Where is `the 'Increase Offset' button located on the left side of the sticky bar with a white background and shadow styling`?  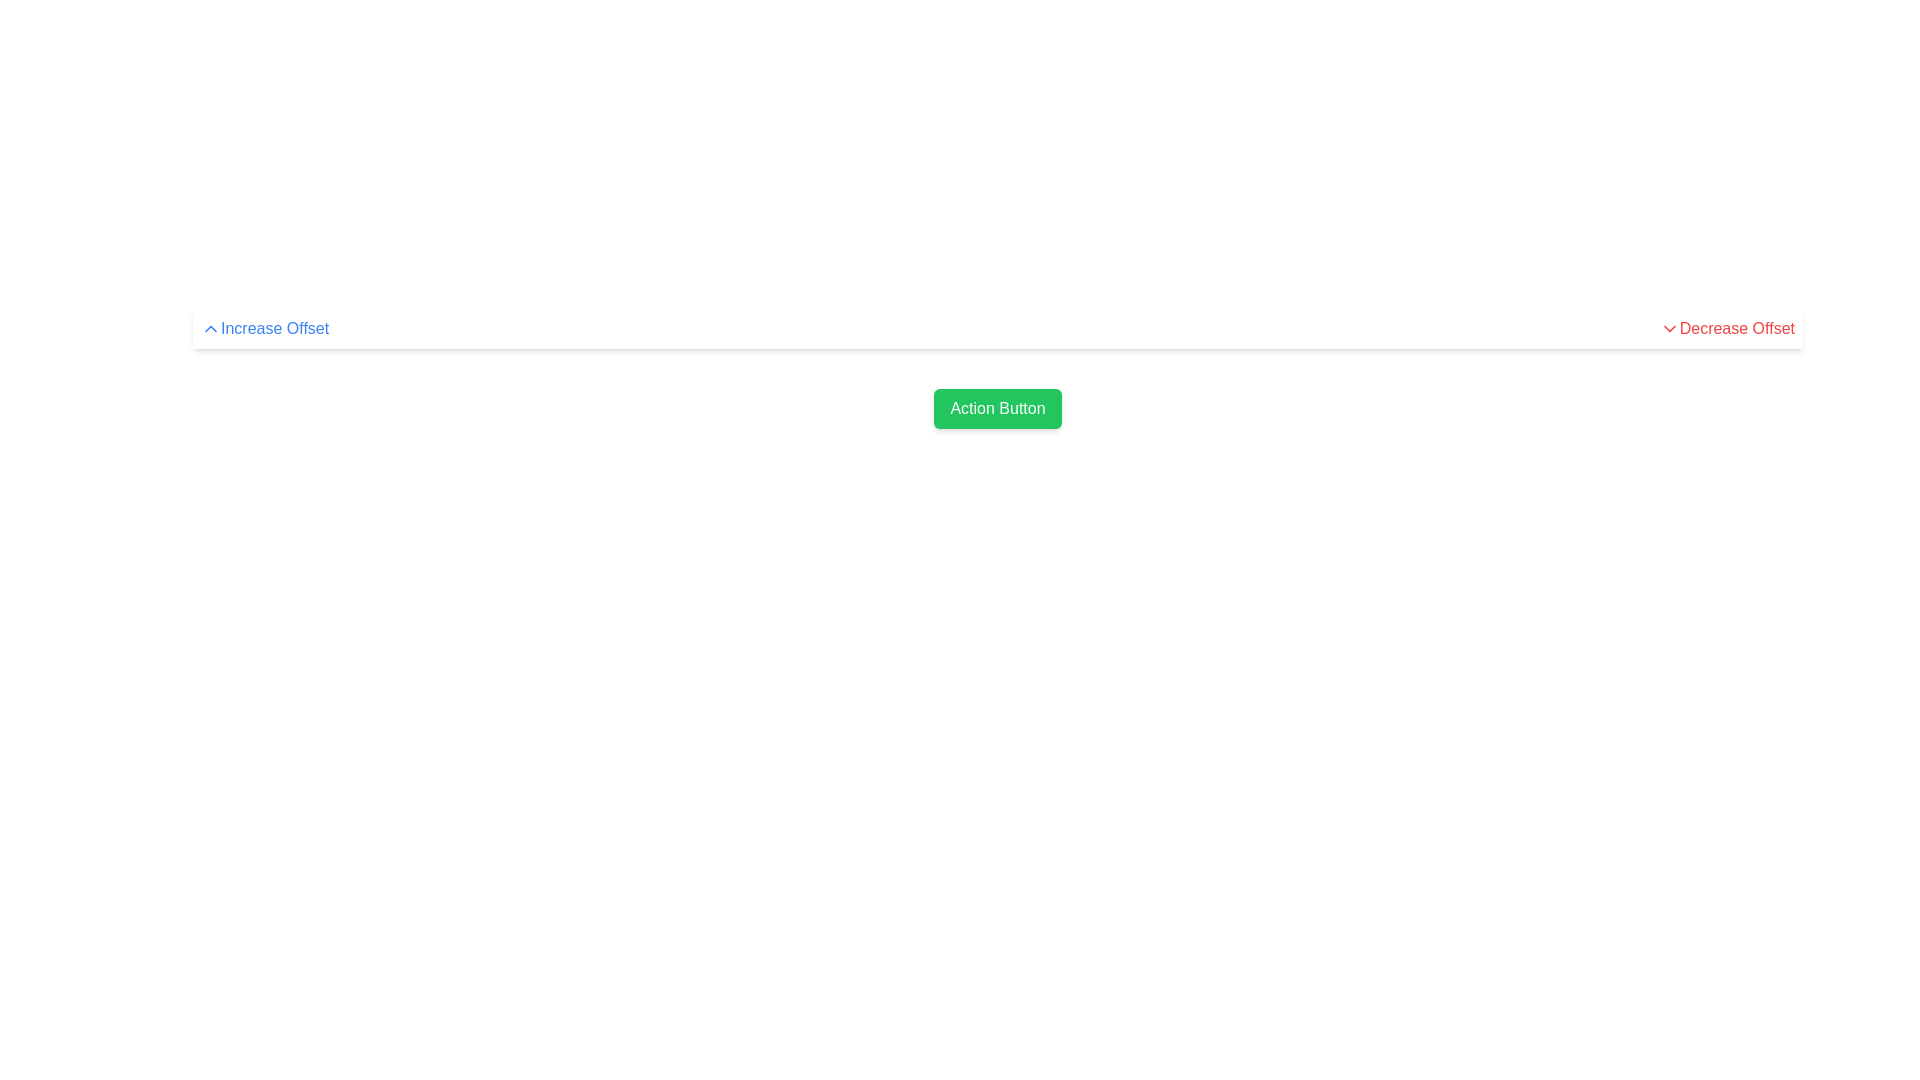
the 'Increase Offset' button located on the left side of the sticky bar with a white background and shadow styling is located at coordinates (998, 327).